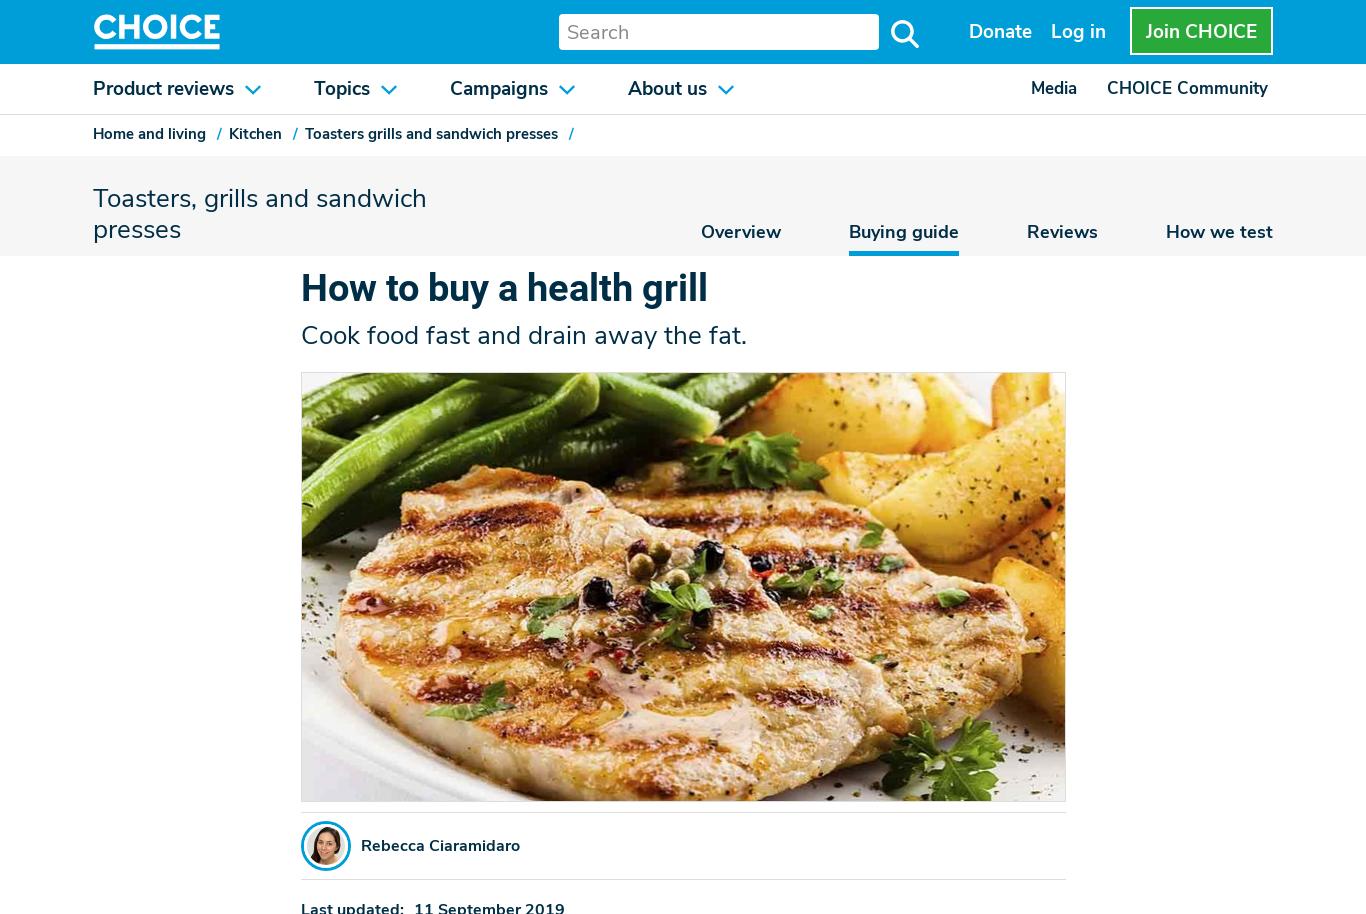  I want to click on 'Log in', so click(1049, 31).